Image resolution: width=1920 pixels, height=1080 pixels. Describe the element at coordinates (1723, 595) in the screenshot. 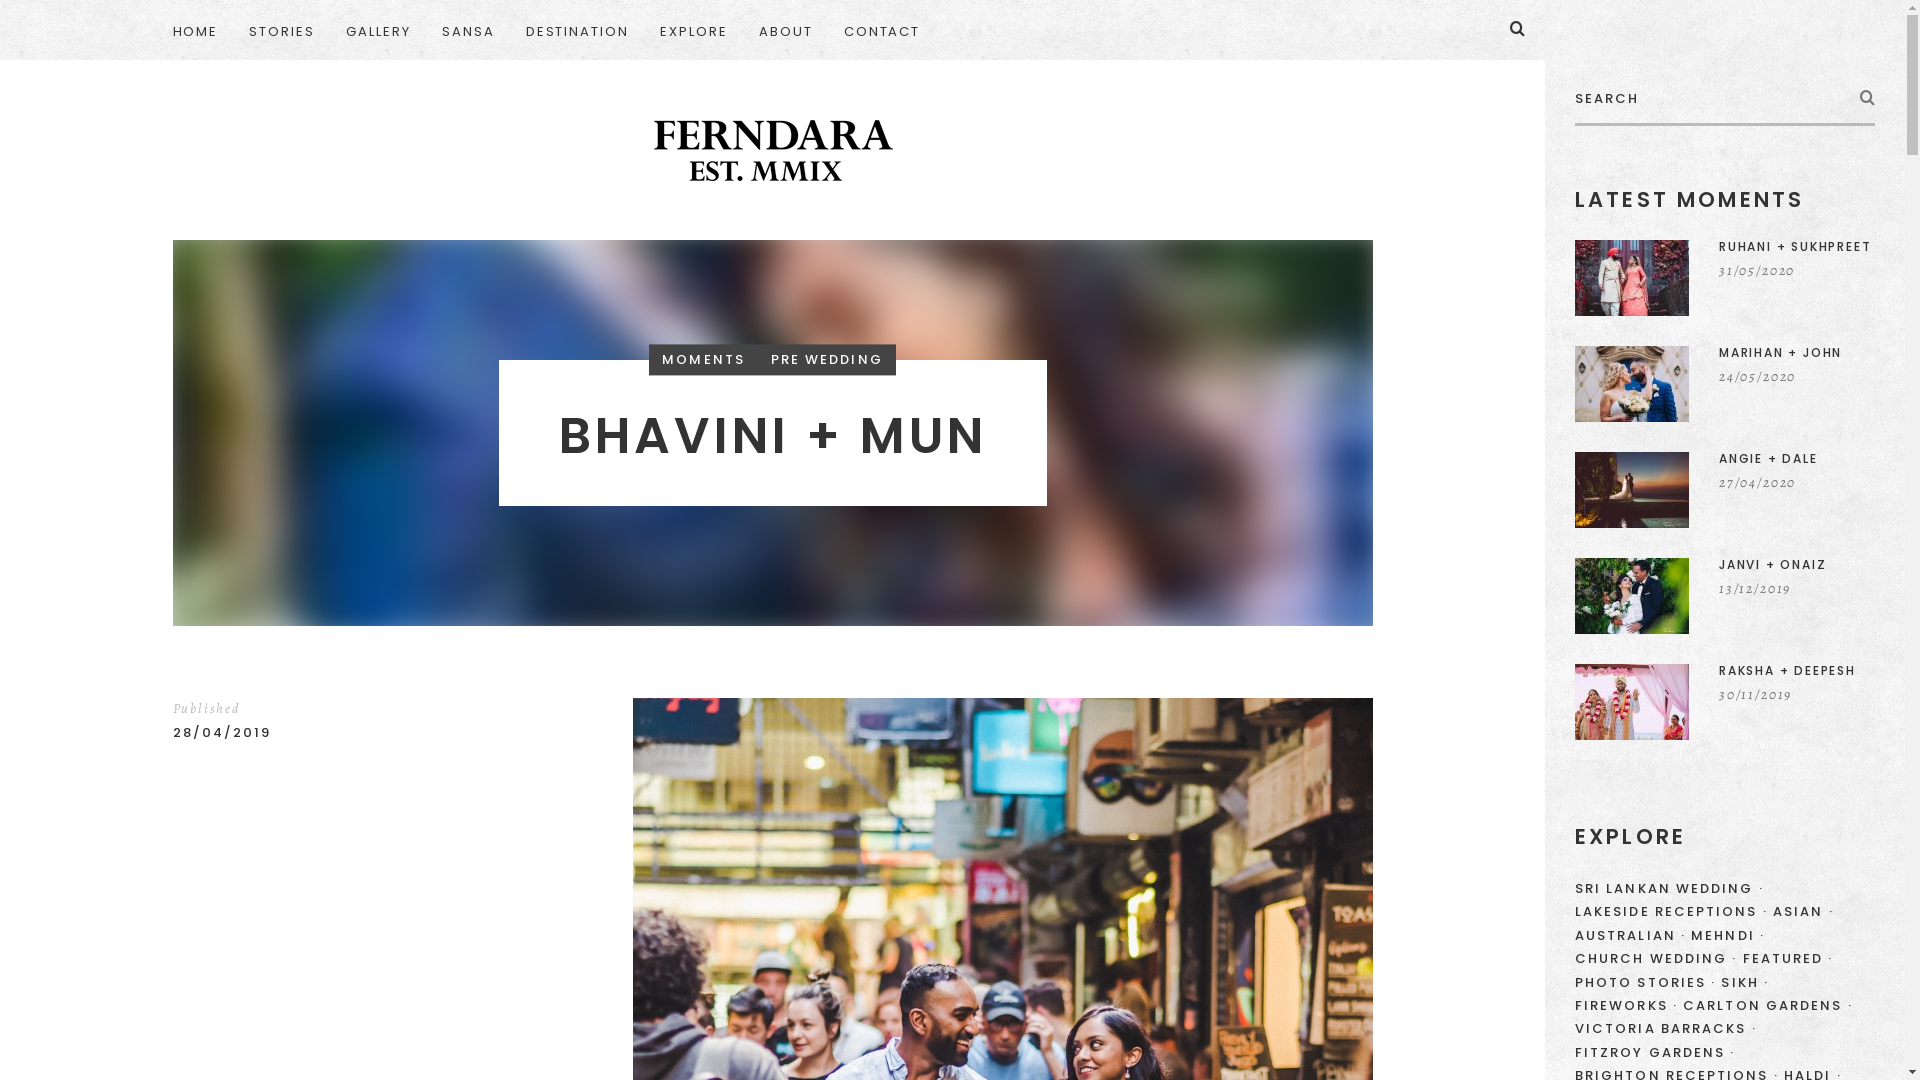

I see `'JANVI + ONAIZ` at that location.